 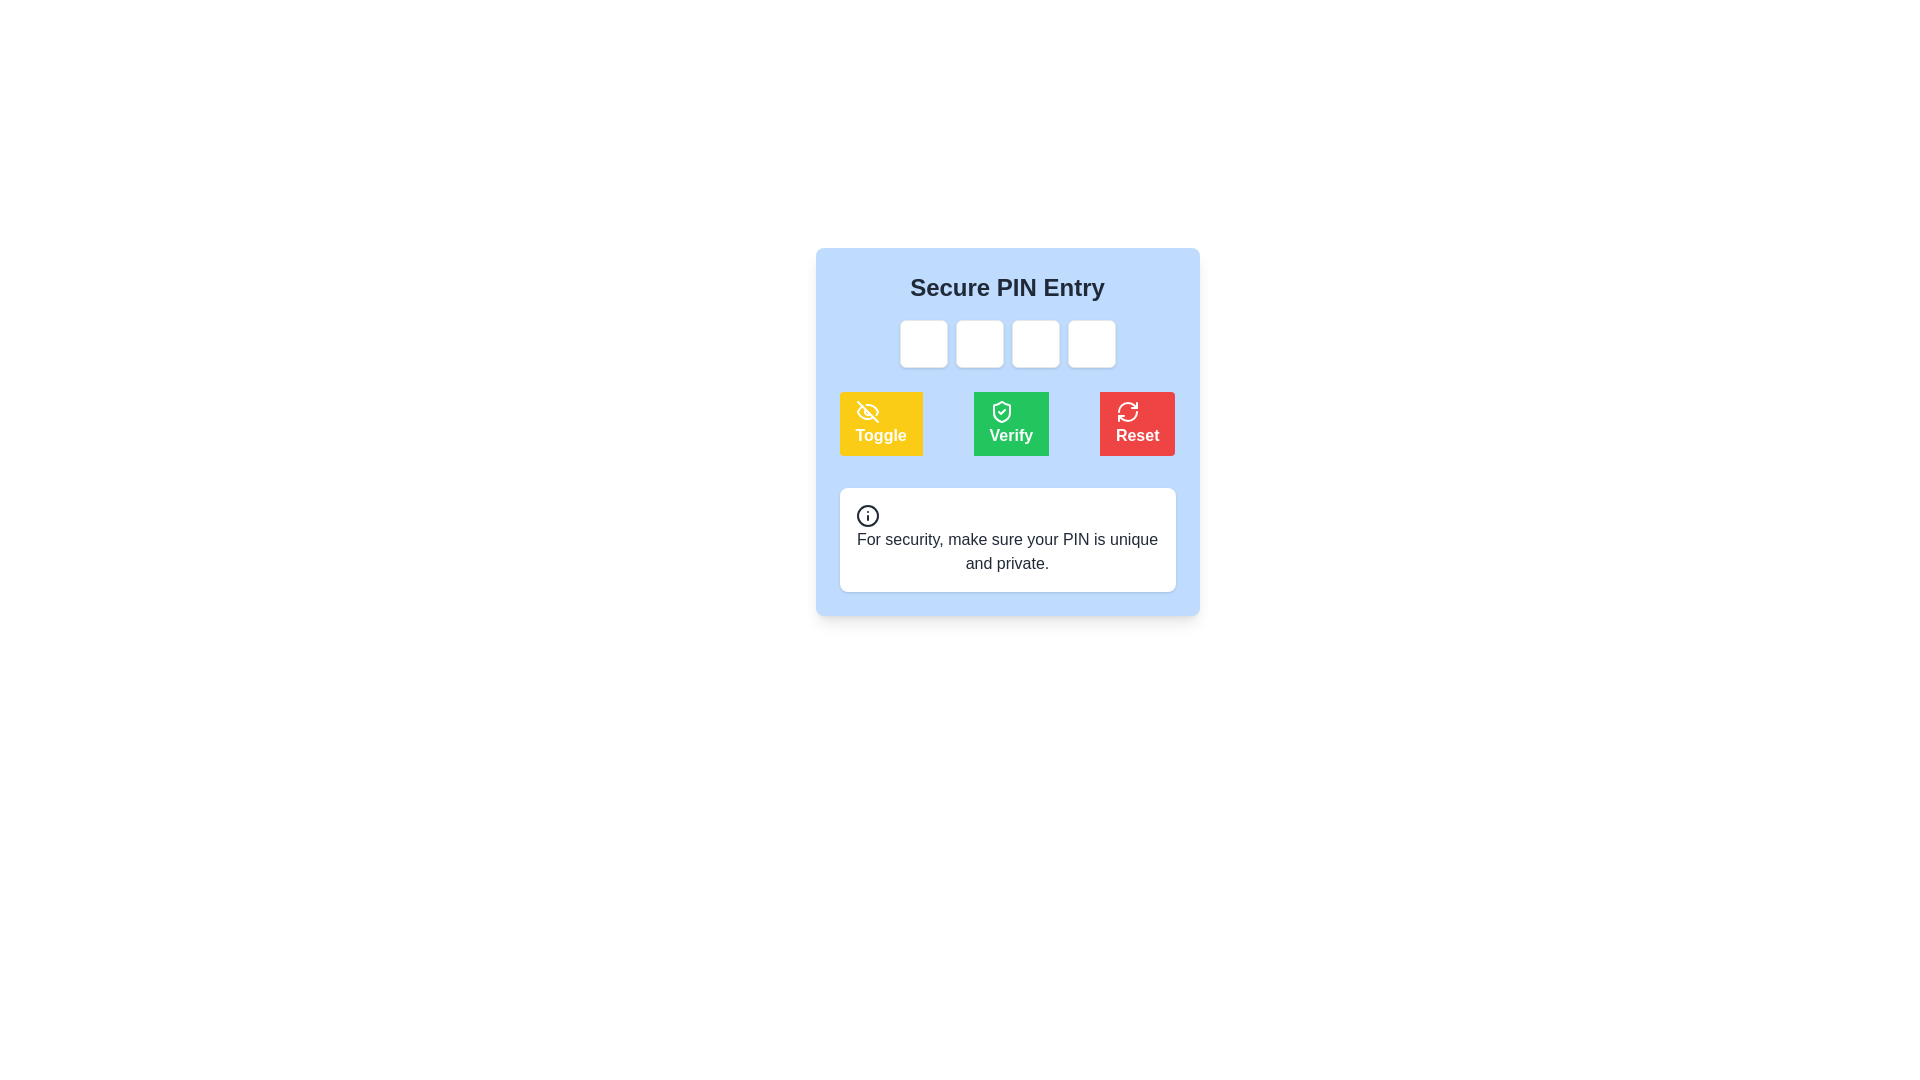 What do you see at coordinates (1007, 431) in the screenshot?
I see `the 'Reset' button, which is colored red and located at the bottom of the 'Secure PIN Entry' card layout` at bounding box center [1007, 431].